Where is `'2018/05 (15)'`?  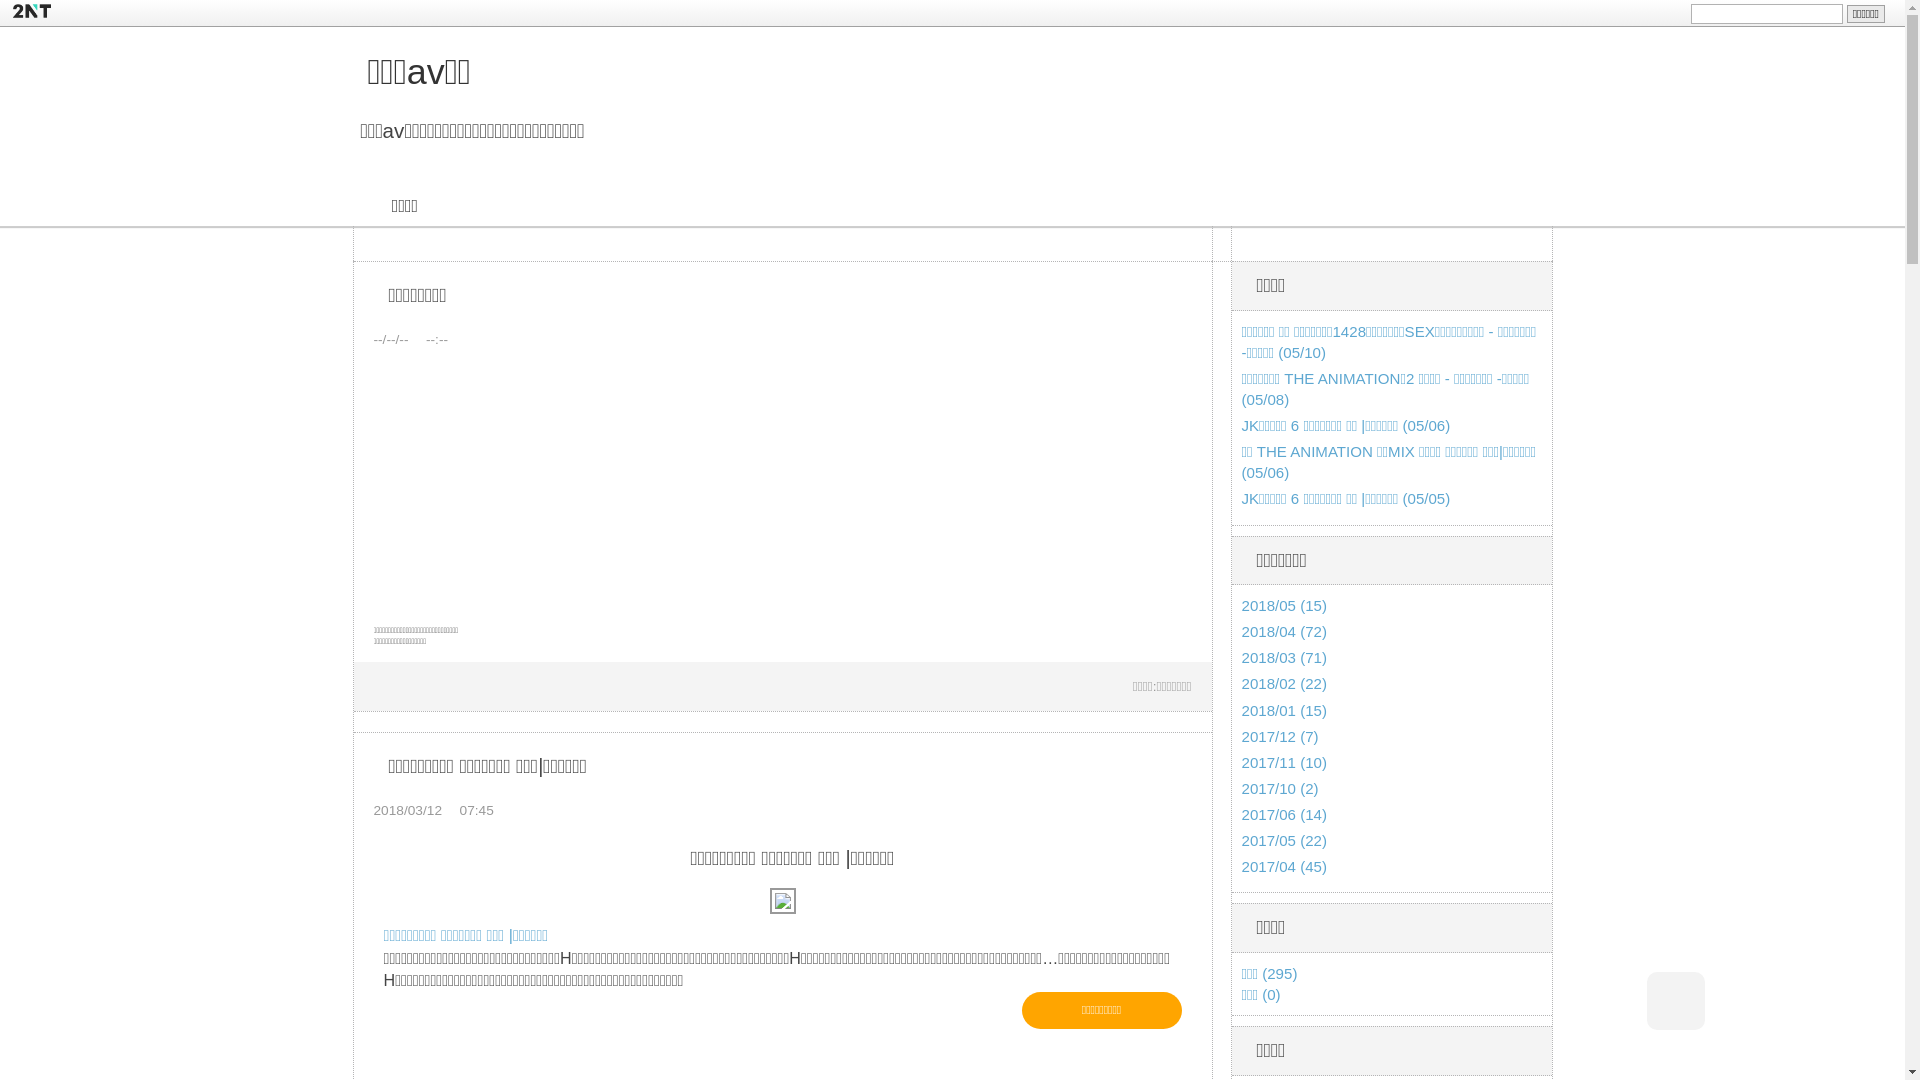
'2018/05 (15)' is located at coordinates (1241, 604).